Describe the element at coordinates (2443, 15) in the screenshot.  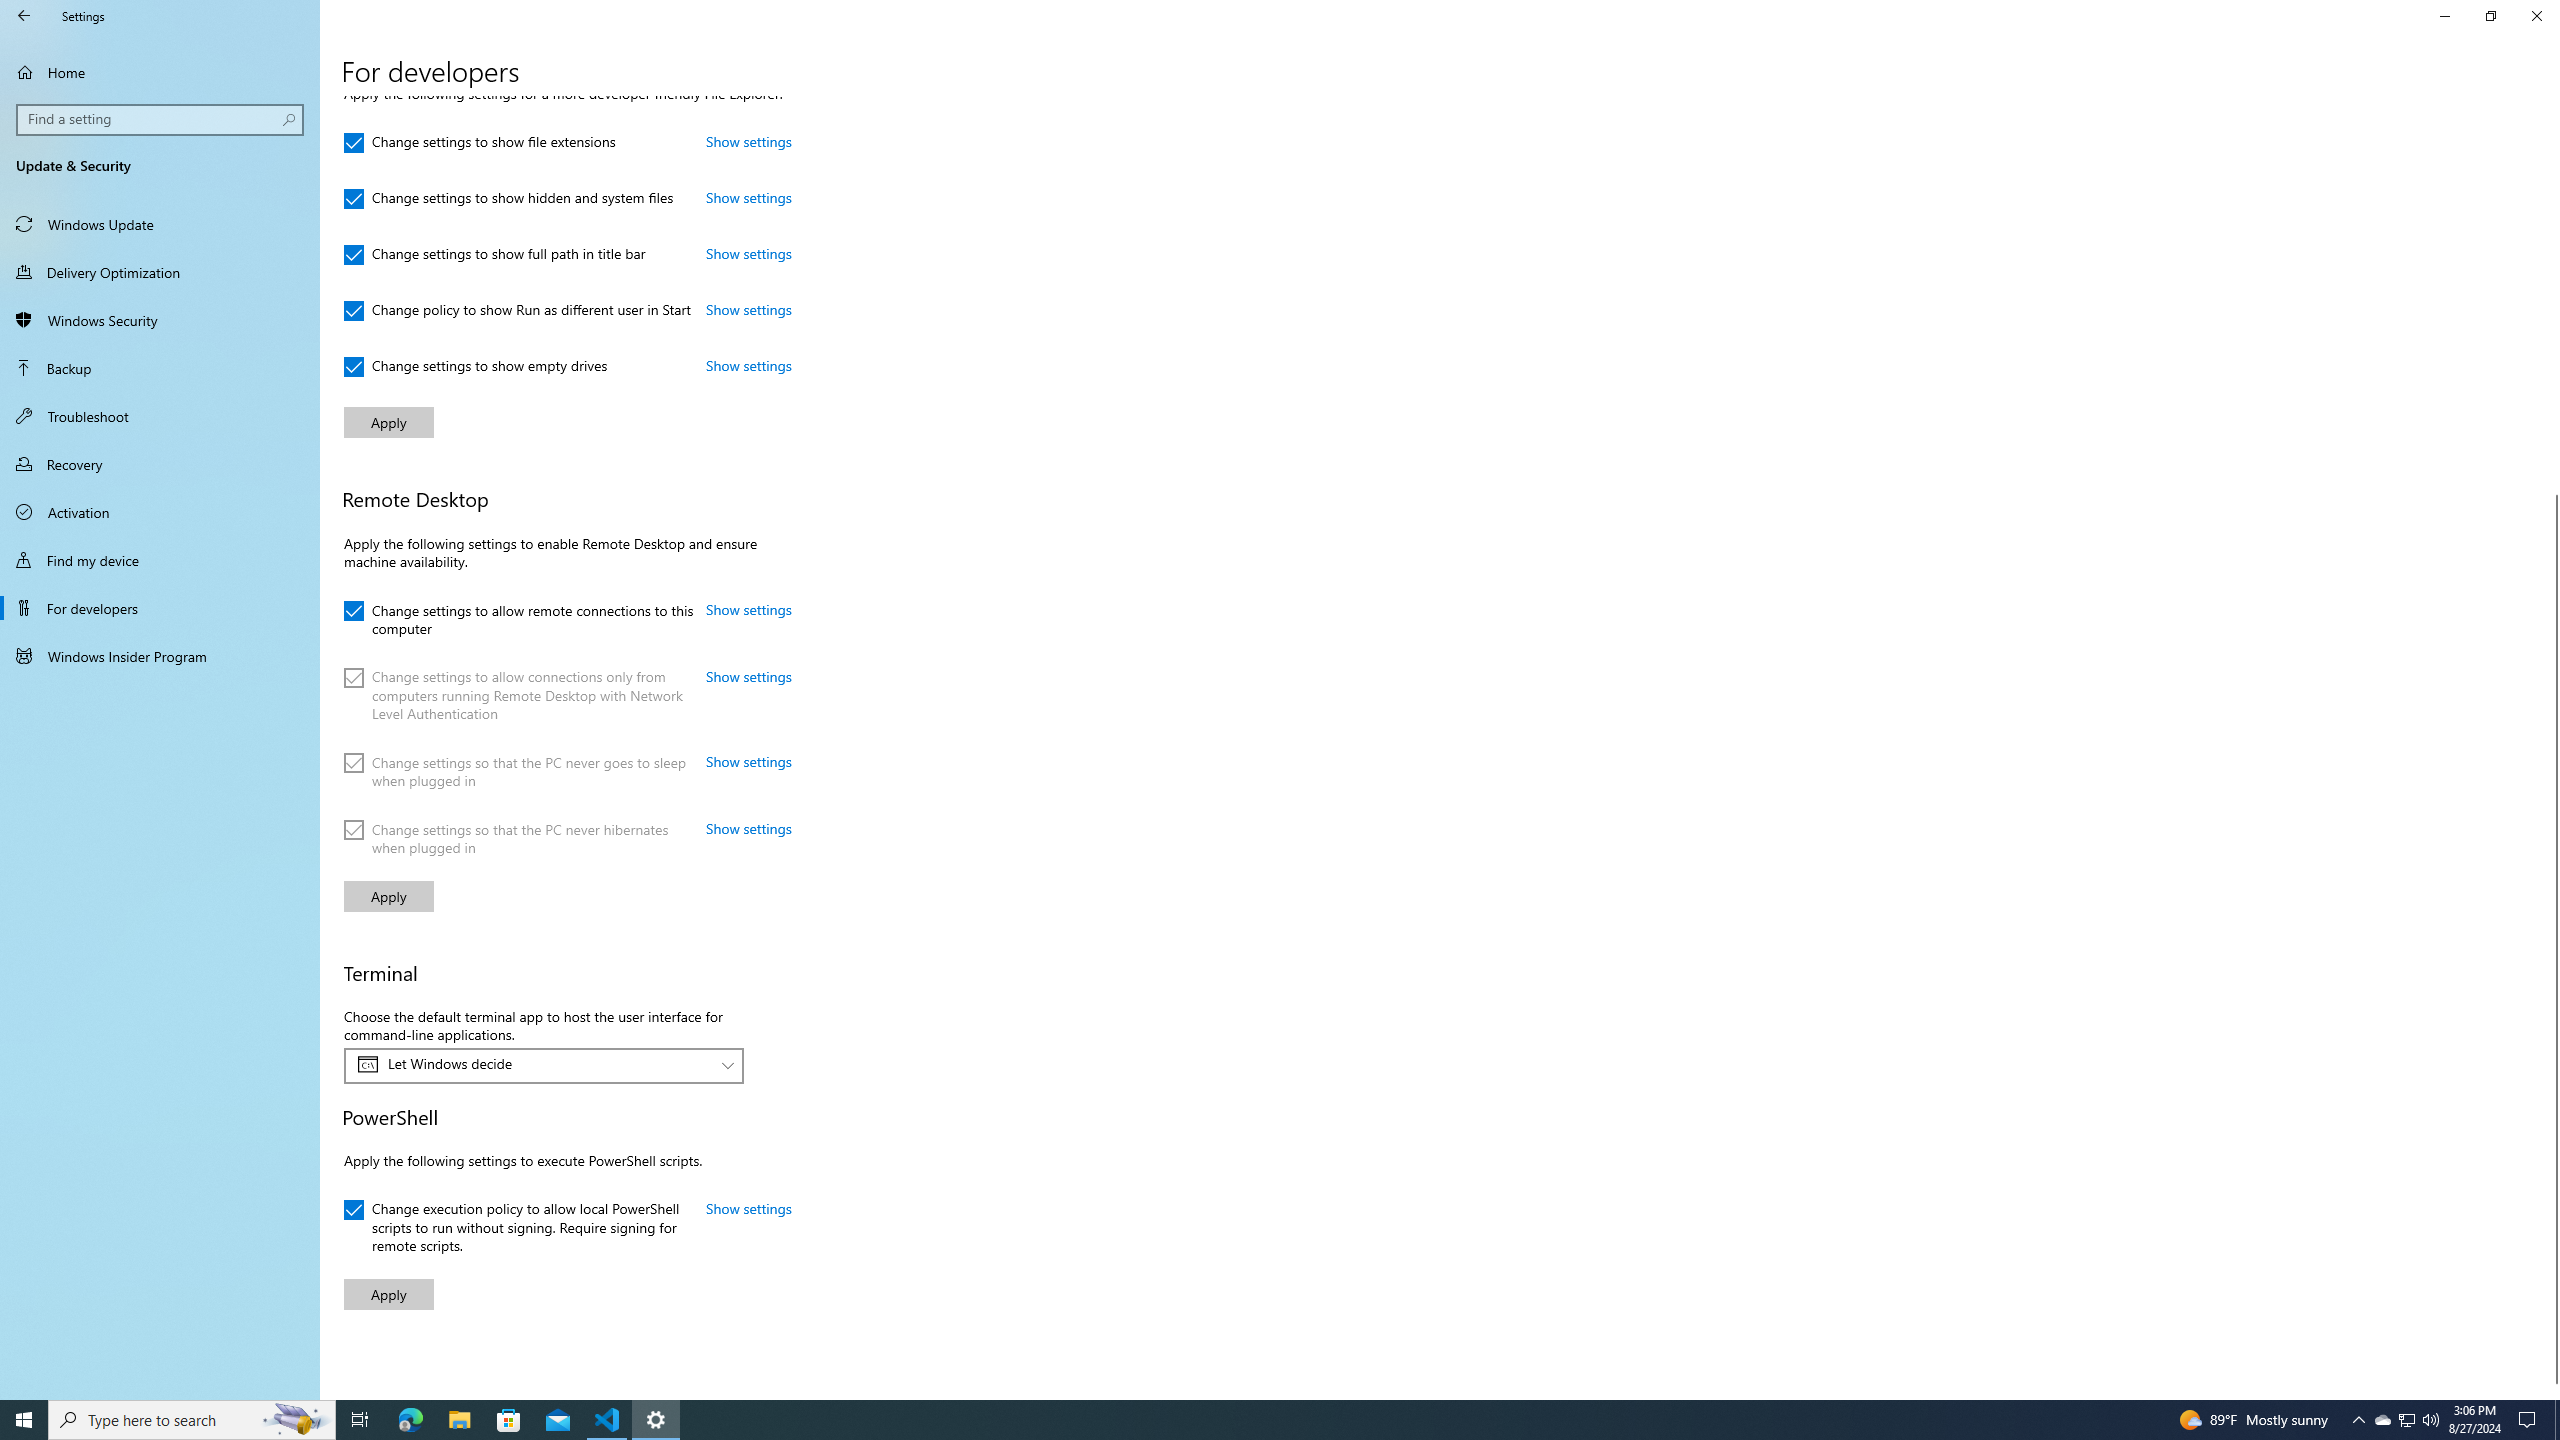
I see `'Minimize Settings'` at that location.